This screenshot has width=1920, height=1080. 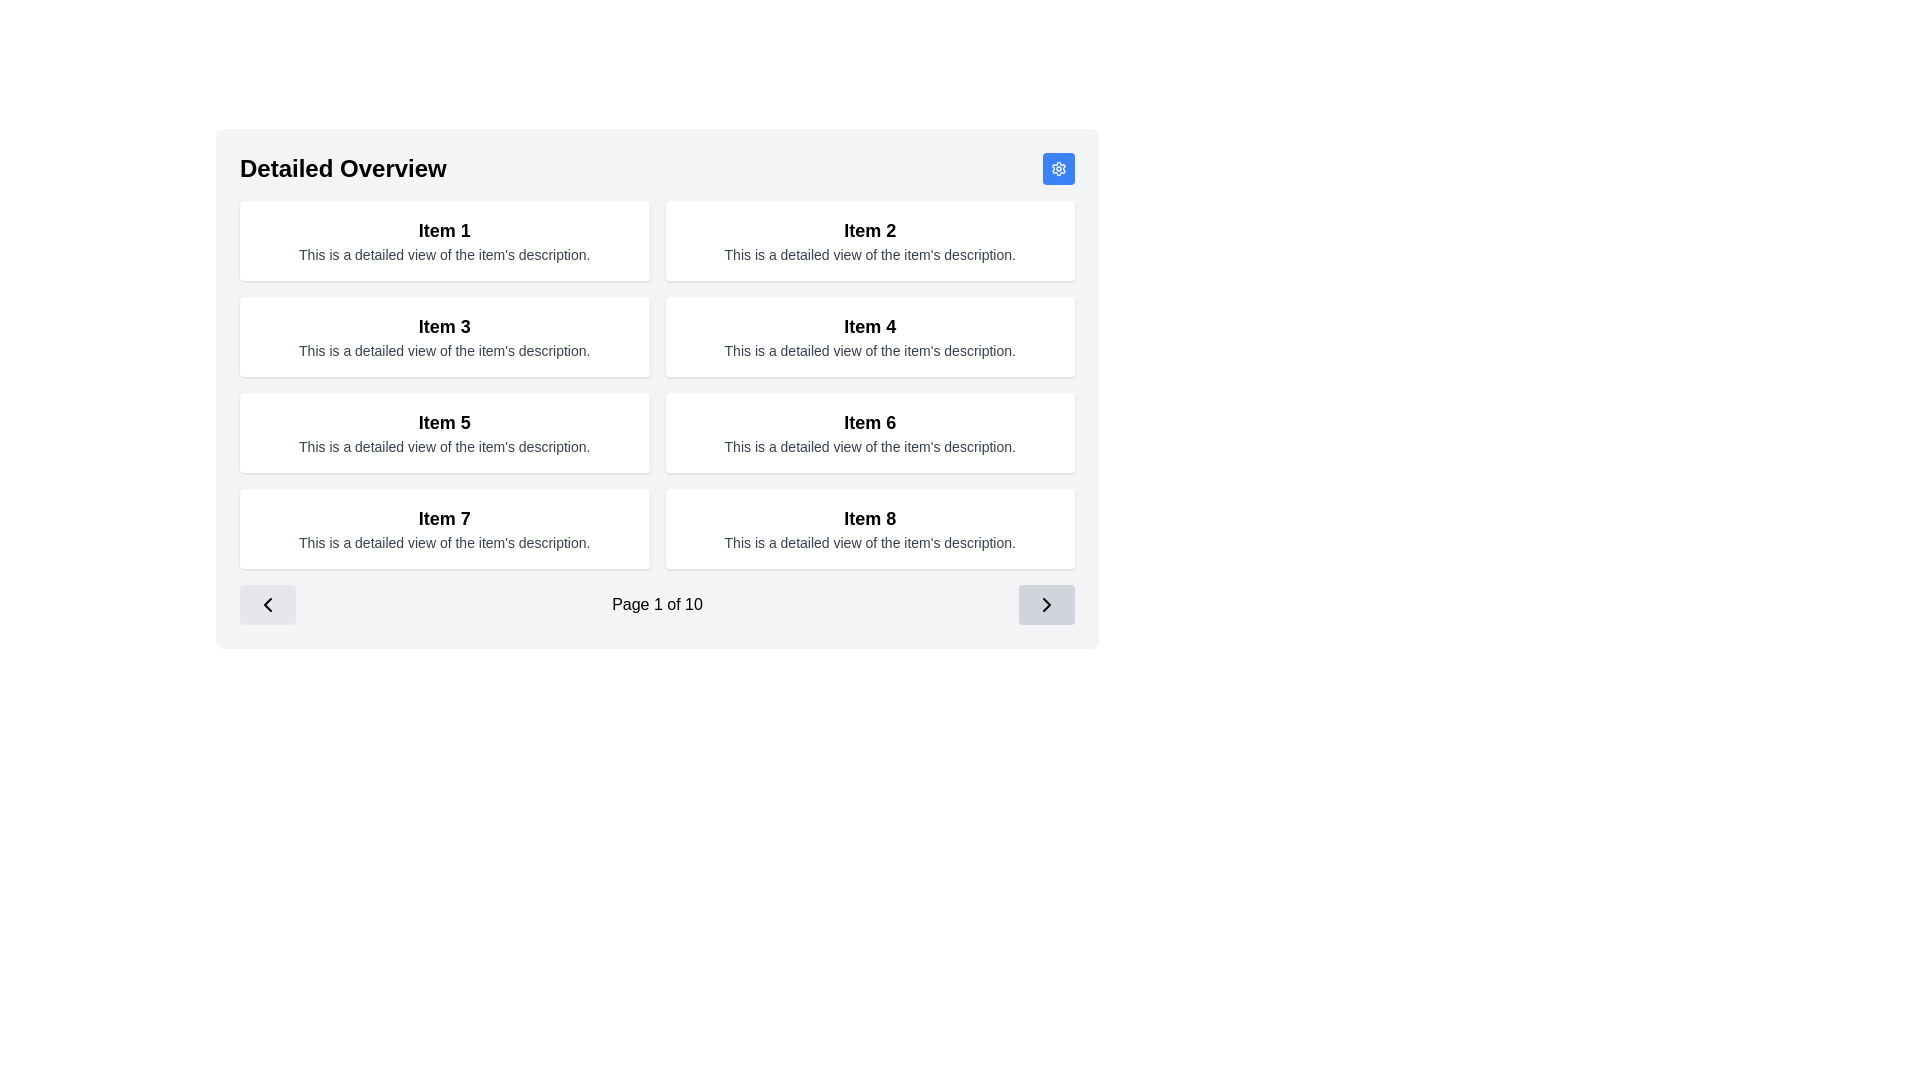 What do you see at coordinates (1058, 168) in the screenshot?
I see `the settings button located in the top-right corner of the 'Detailed Overview' section` at bounding box center [1058, 168].